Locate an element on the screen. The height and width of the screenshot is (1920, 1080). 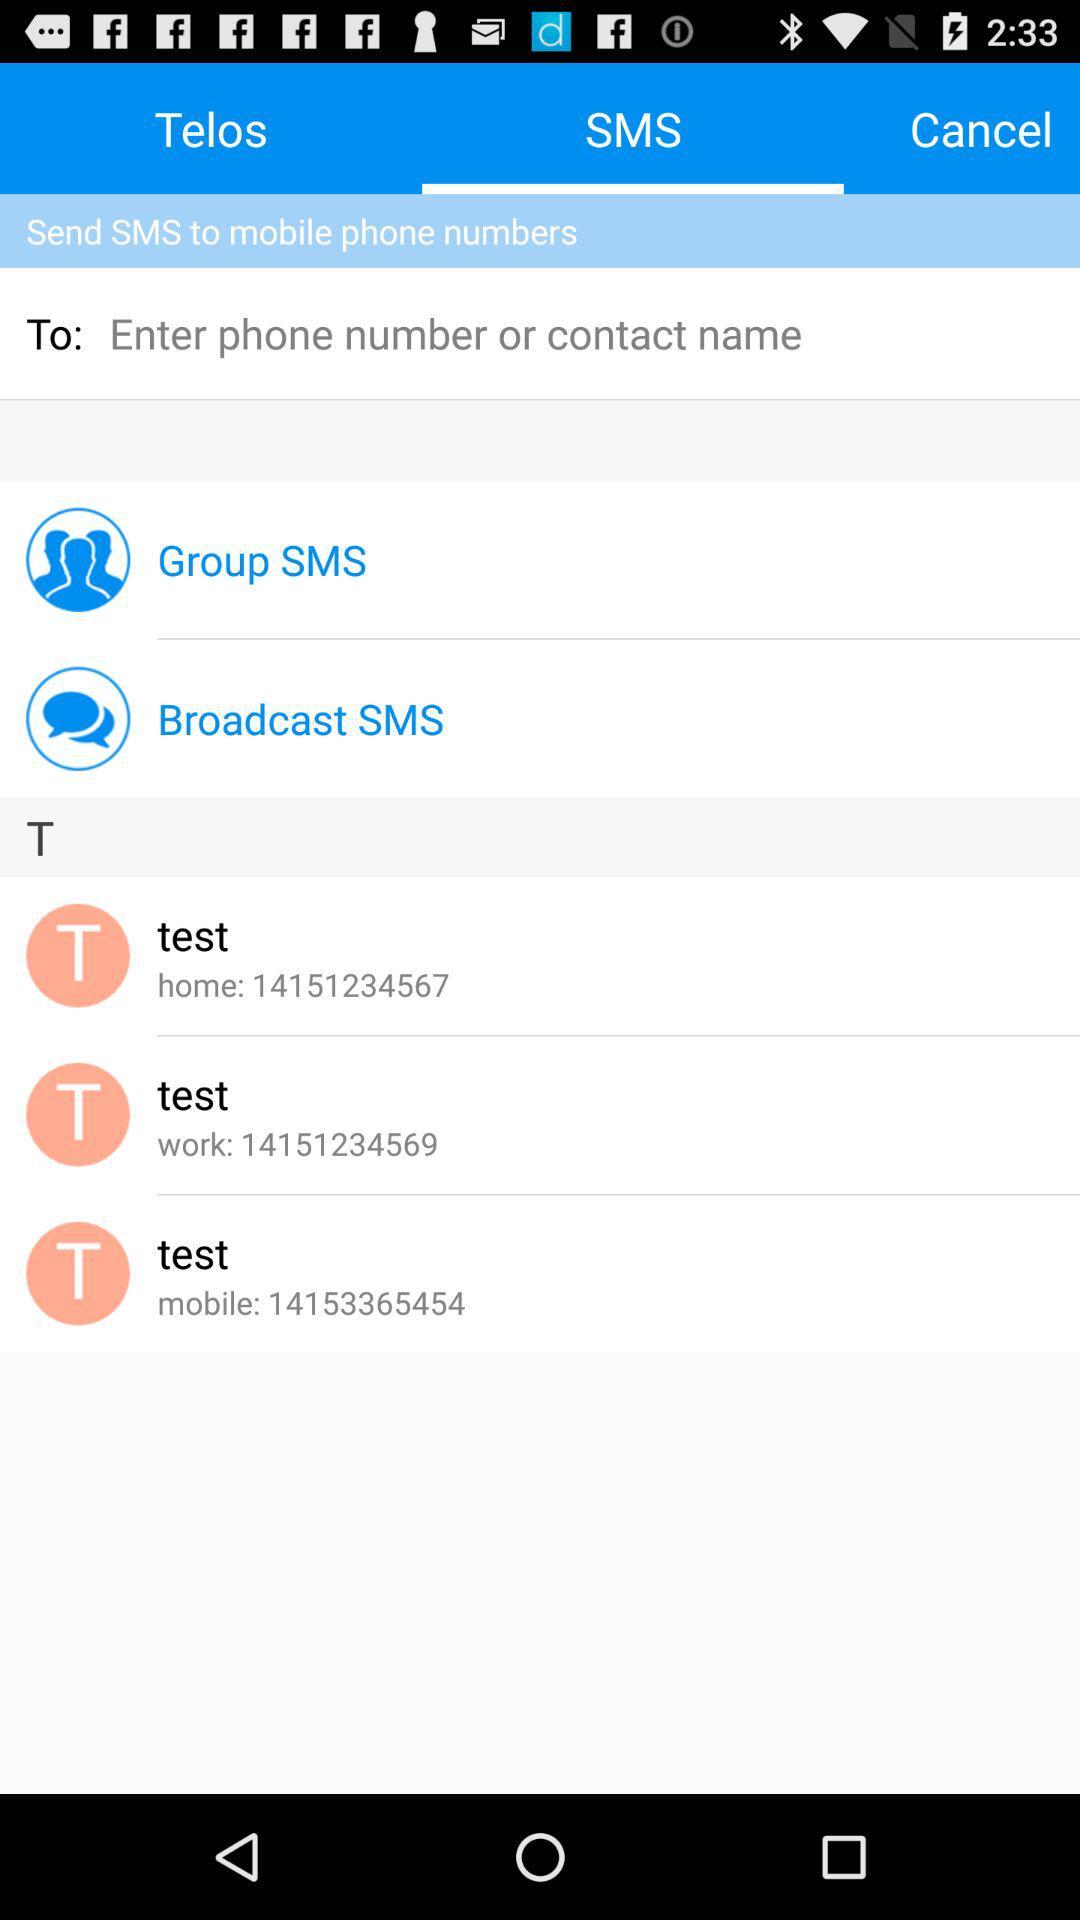
app next to the to: app is located at coordinates (242, 332).